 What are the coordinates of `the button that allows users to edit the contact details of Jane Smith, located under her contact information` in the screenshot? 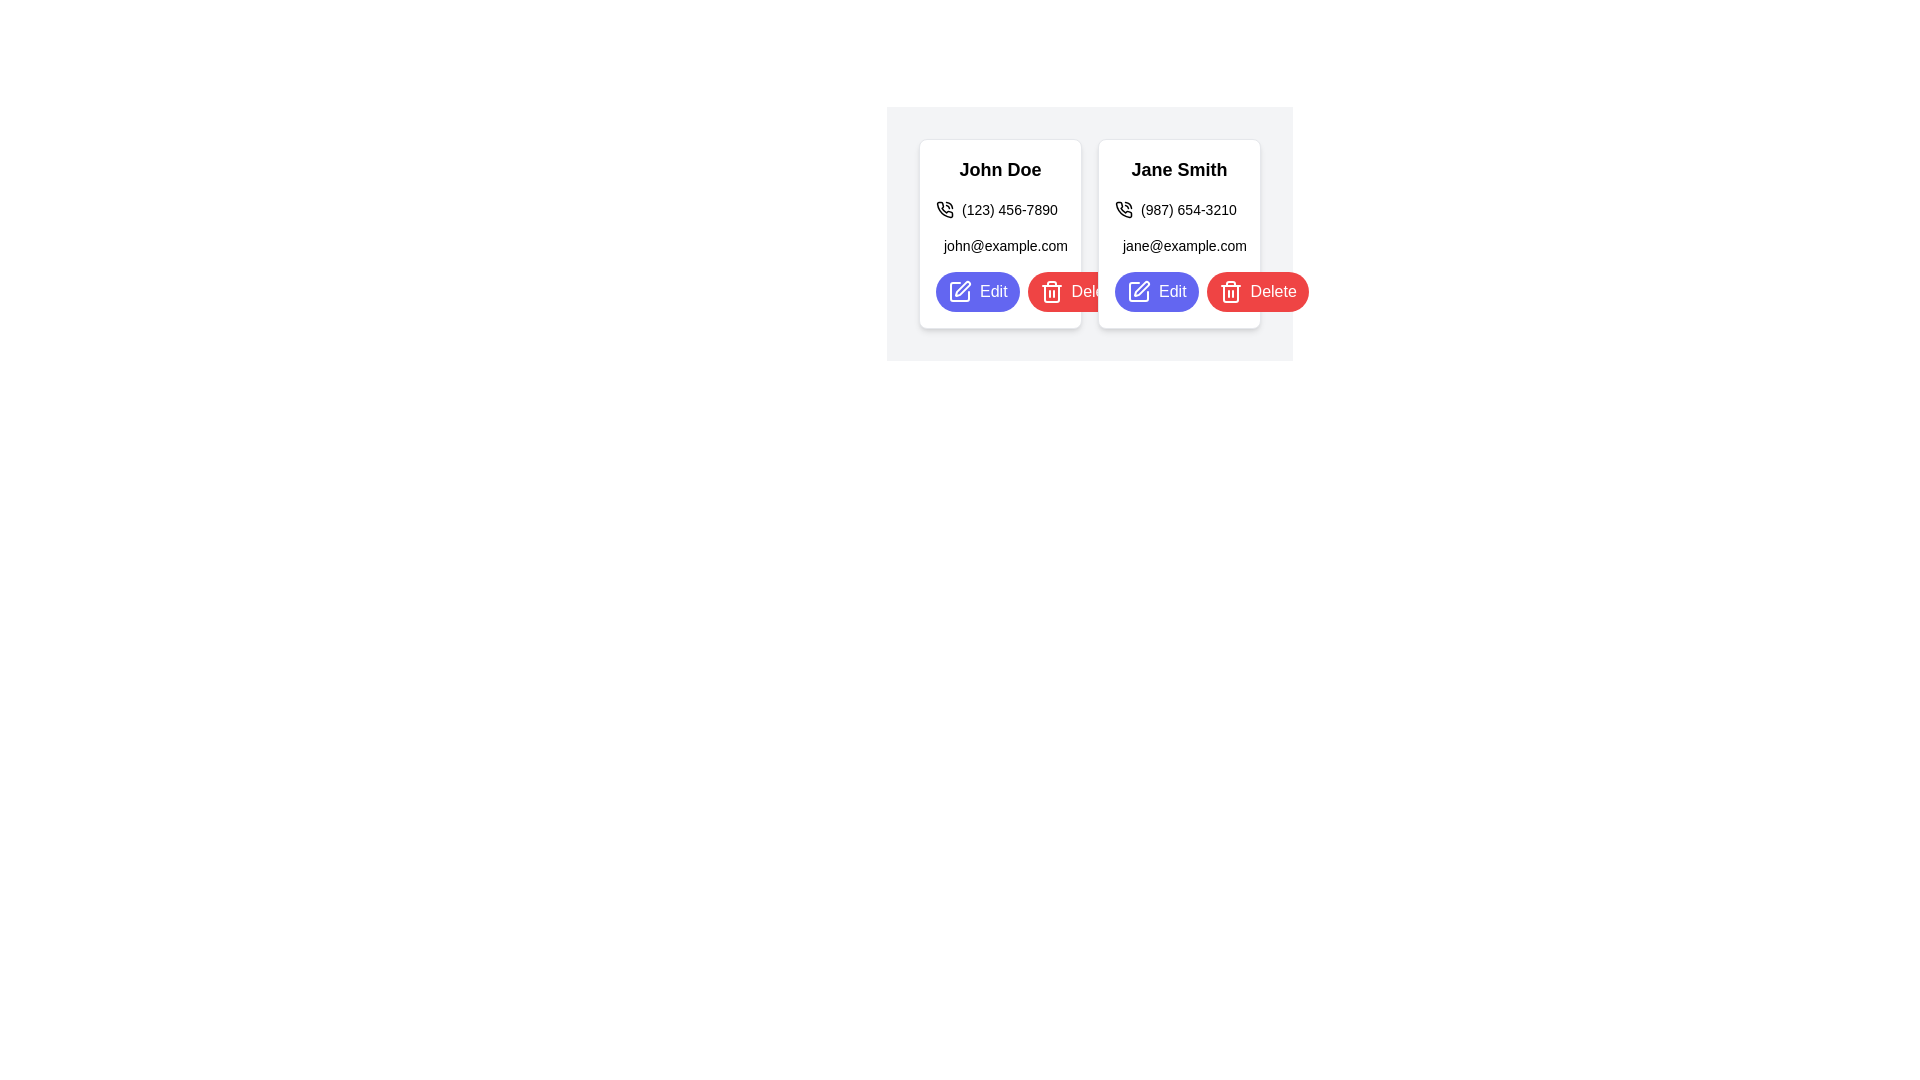 It's located at (1156, 292).